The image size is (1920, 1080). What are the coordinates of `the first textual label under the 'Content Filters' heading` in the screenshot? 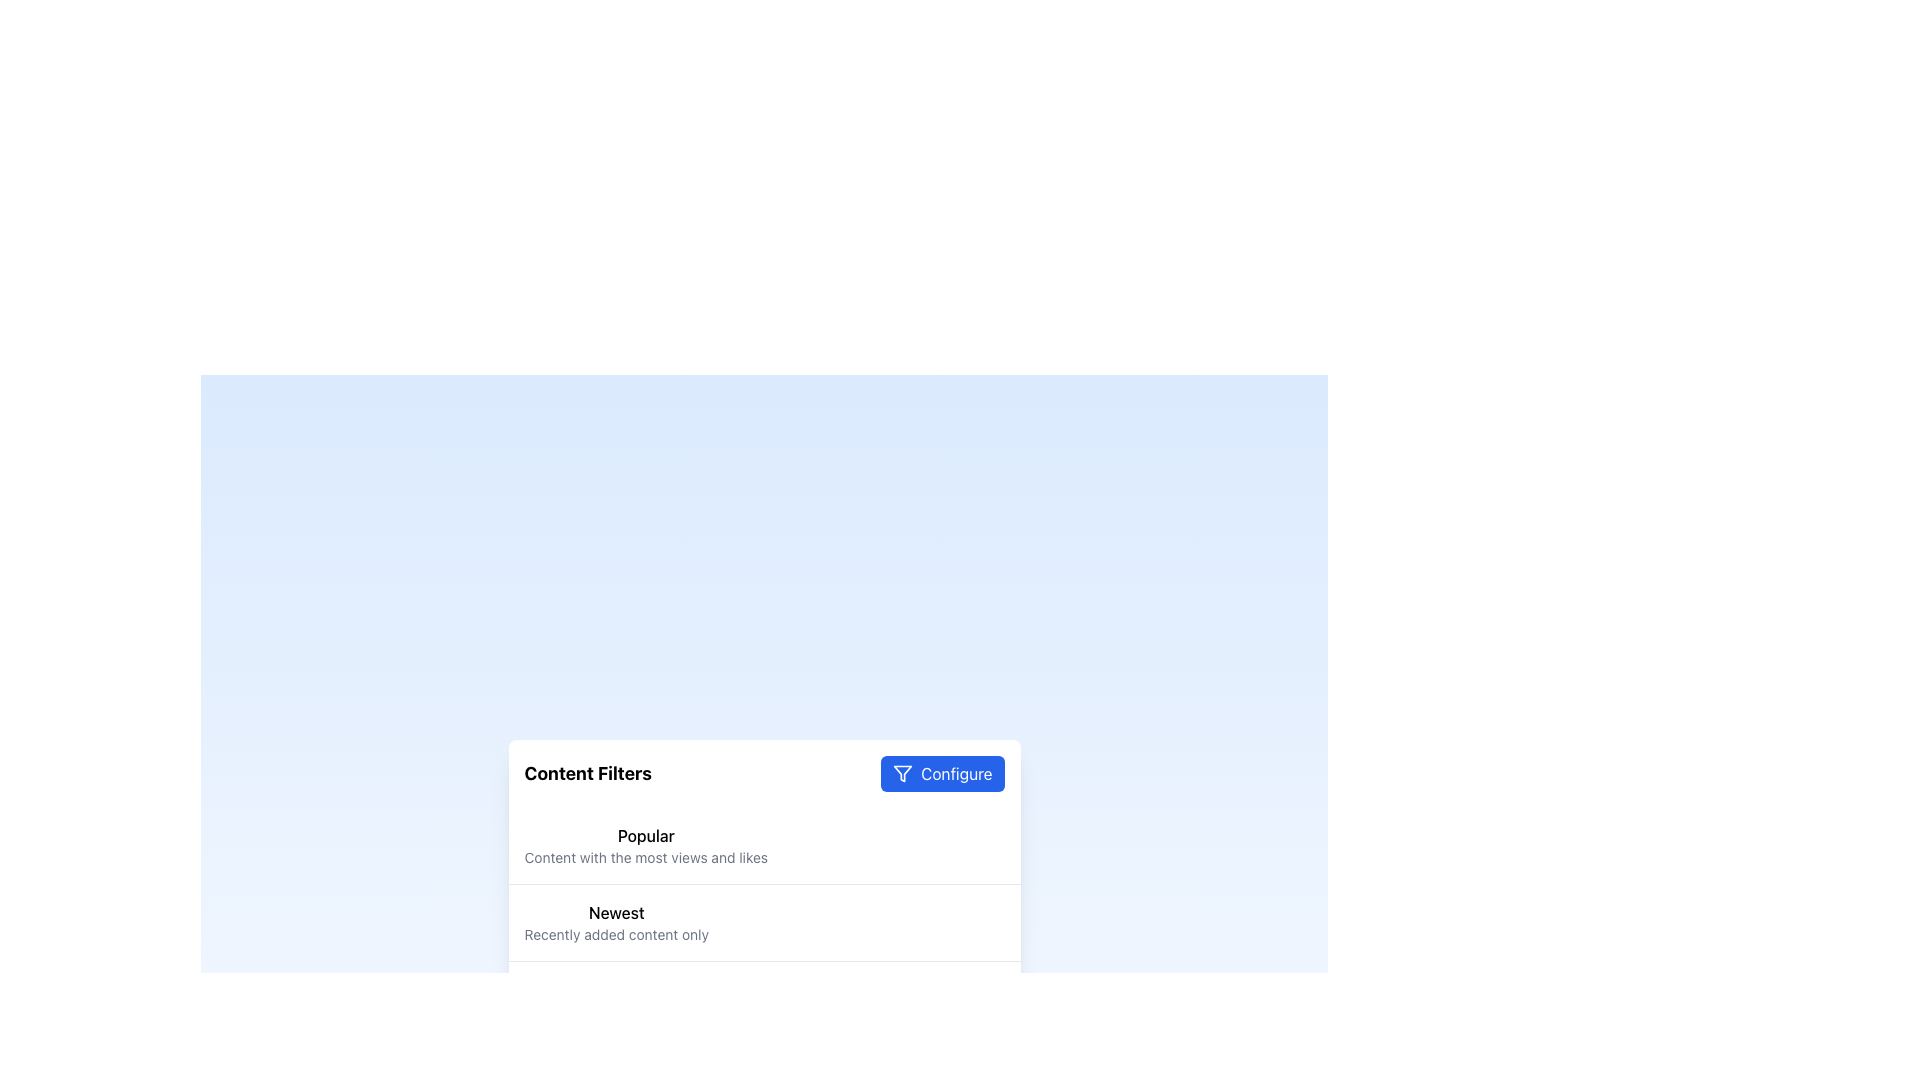 It's located at (646, 836).